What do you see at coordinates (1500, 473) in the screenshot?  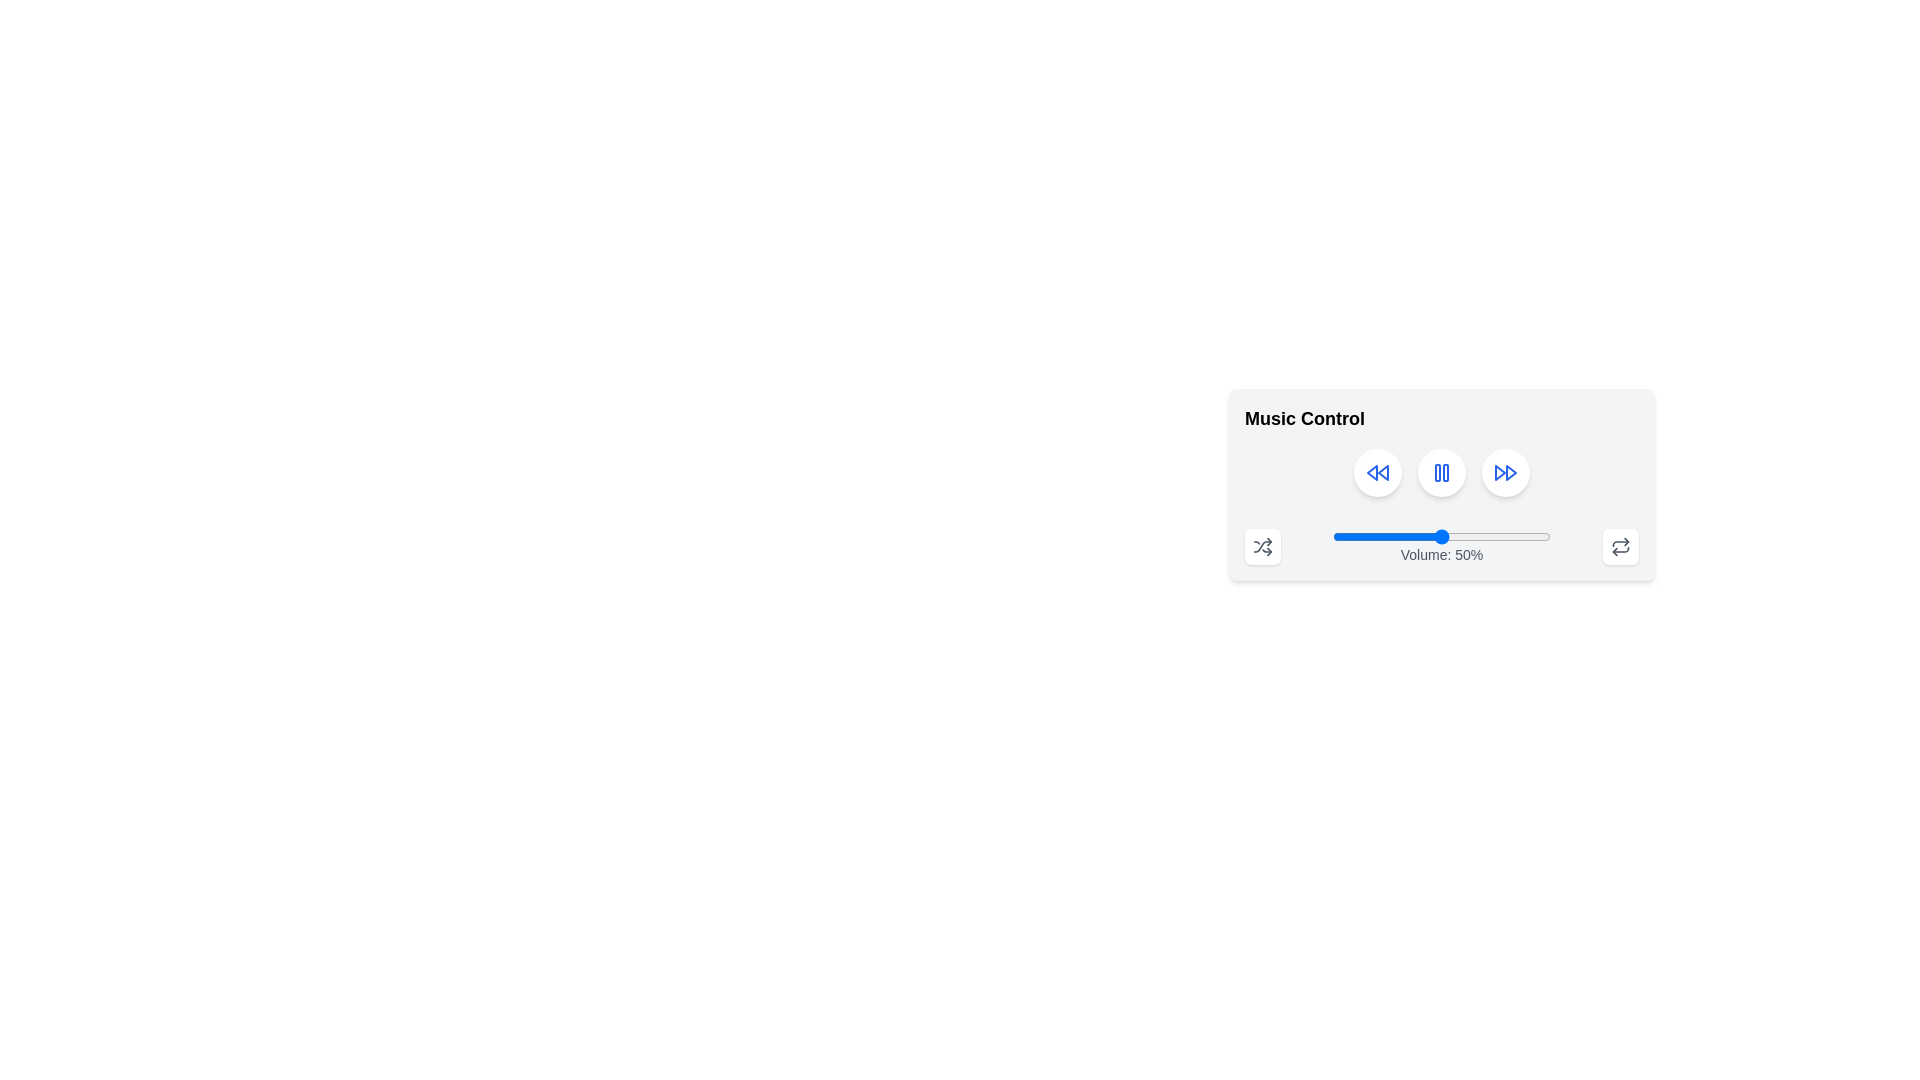 I see `the left triangle of the playback control icon in the music control interface, which is part of an SVG graphical element located towards the right side of the rounded rectangle section` at bounding box center [1500, 473].